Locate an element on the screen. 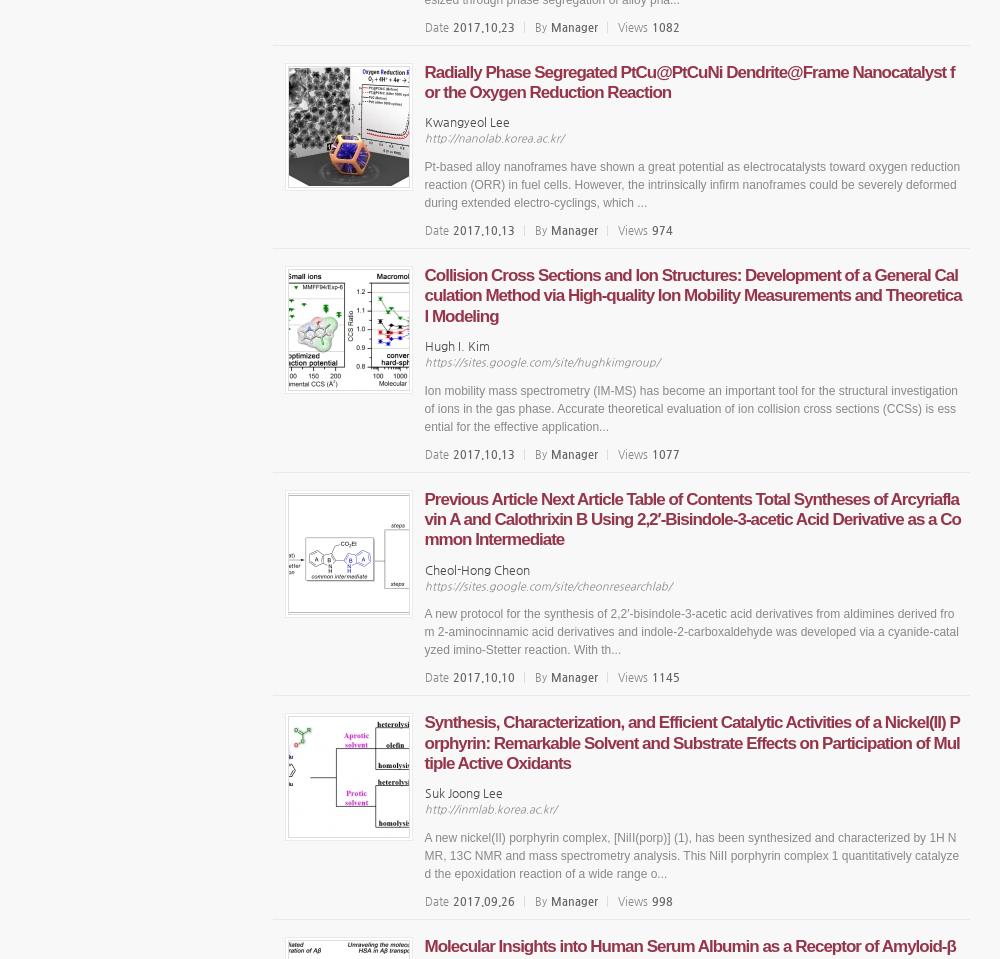 Image resolution: width=1000 pixels, height=959 pixels. '2017.10.23' is located at coordinates (482, 25).